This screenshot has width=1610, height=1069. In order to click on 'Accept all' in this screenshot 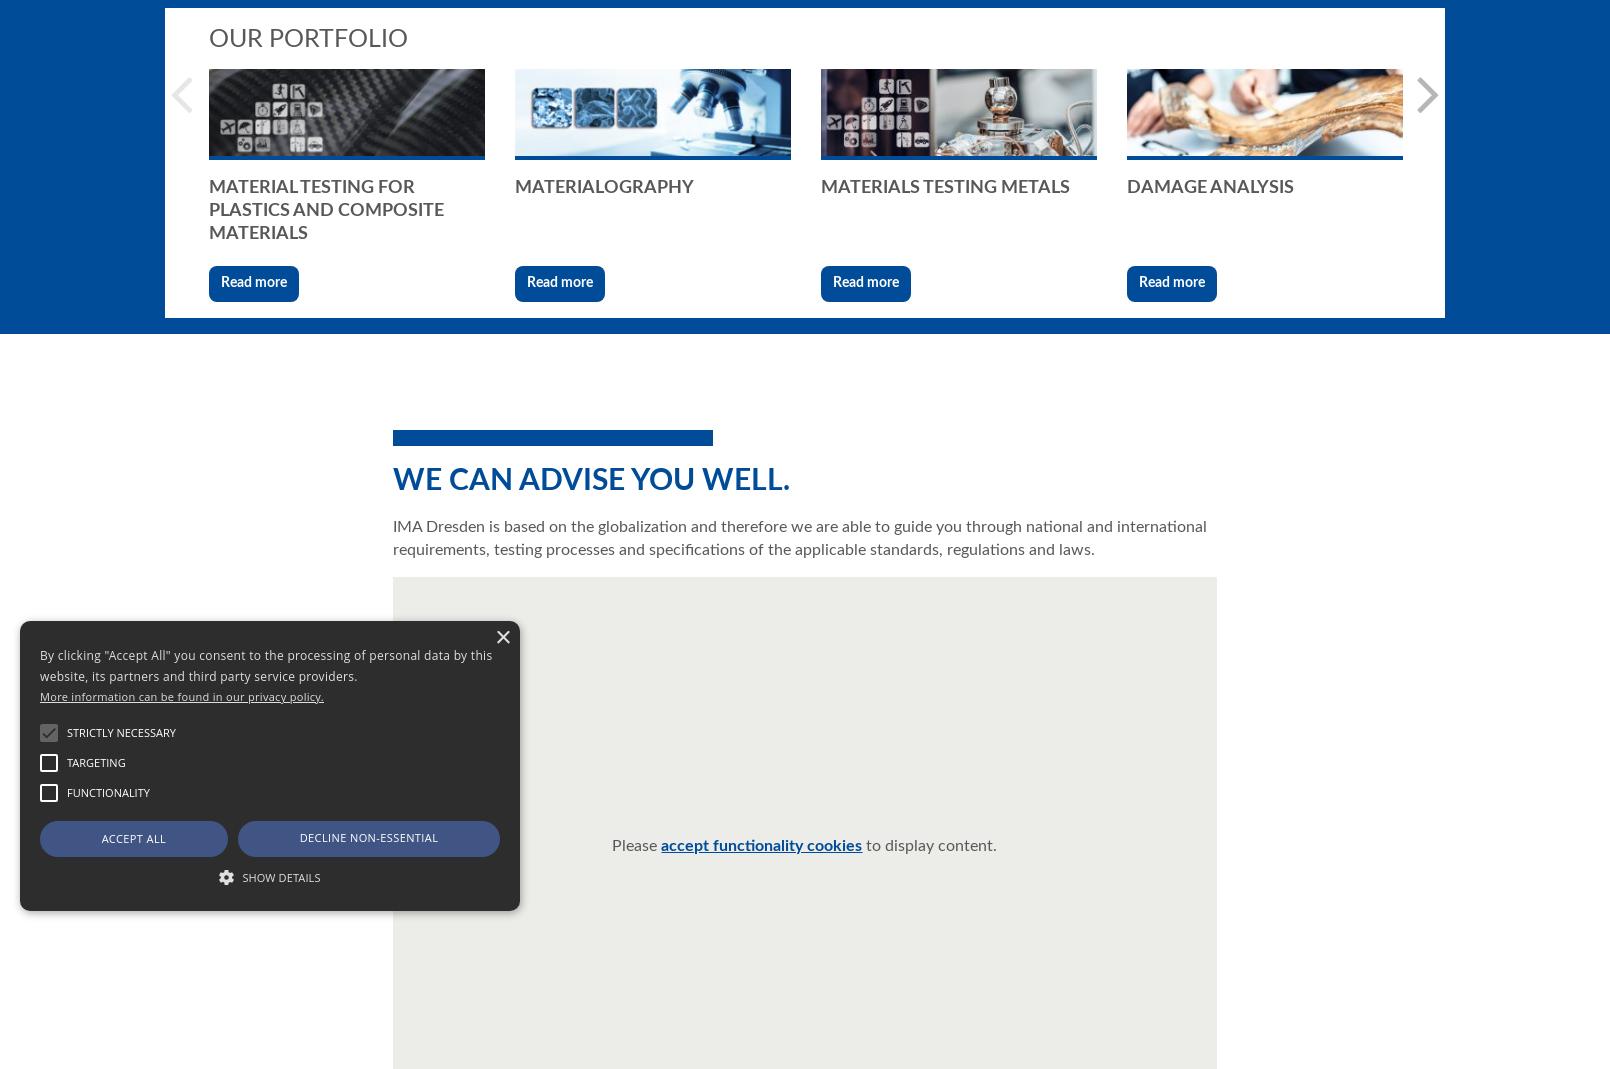, I will do `click(133, 838)`.